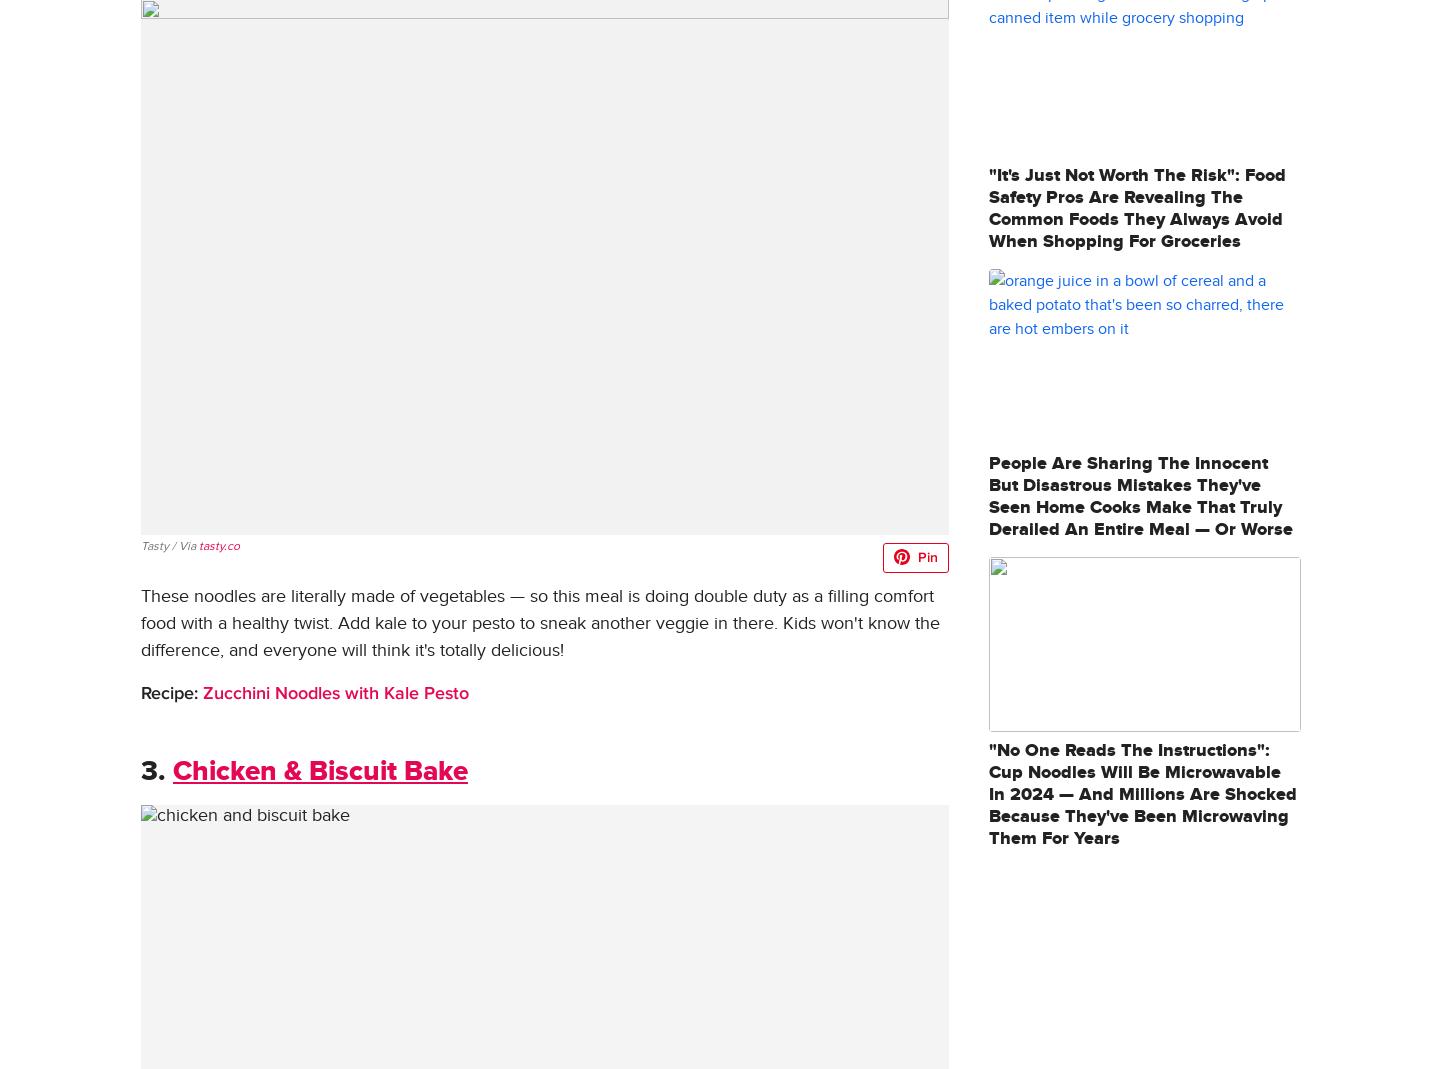  Describe the element at coordinates (171, 770) in the screenshot. I see `'Chicken & Biscuit Bake'` at that location.